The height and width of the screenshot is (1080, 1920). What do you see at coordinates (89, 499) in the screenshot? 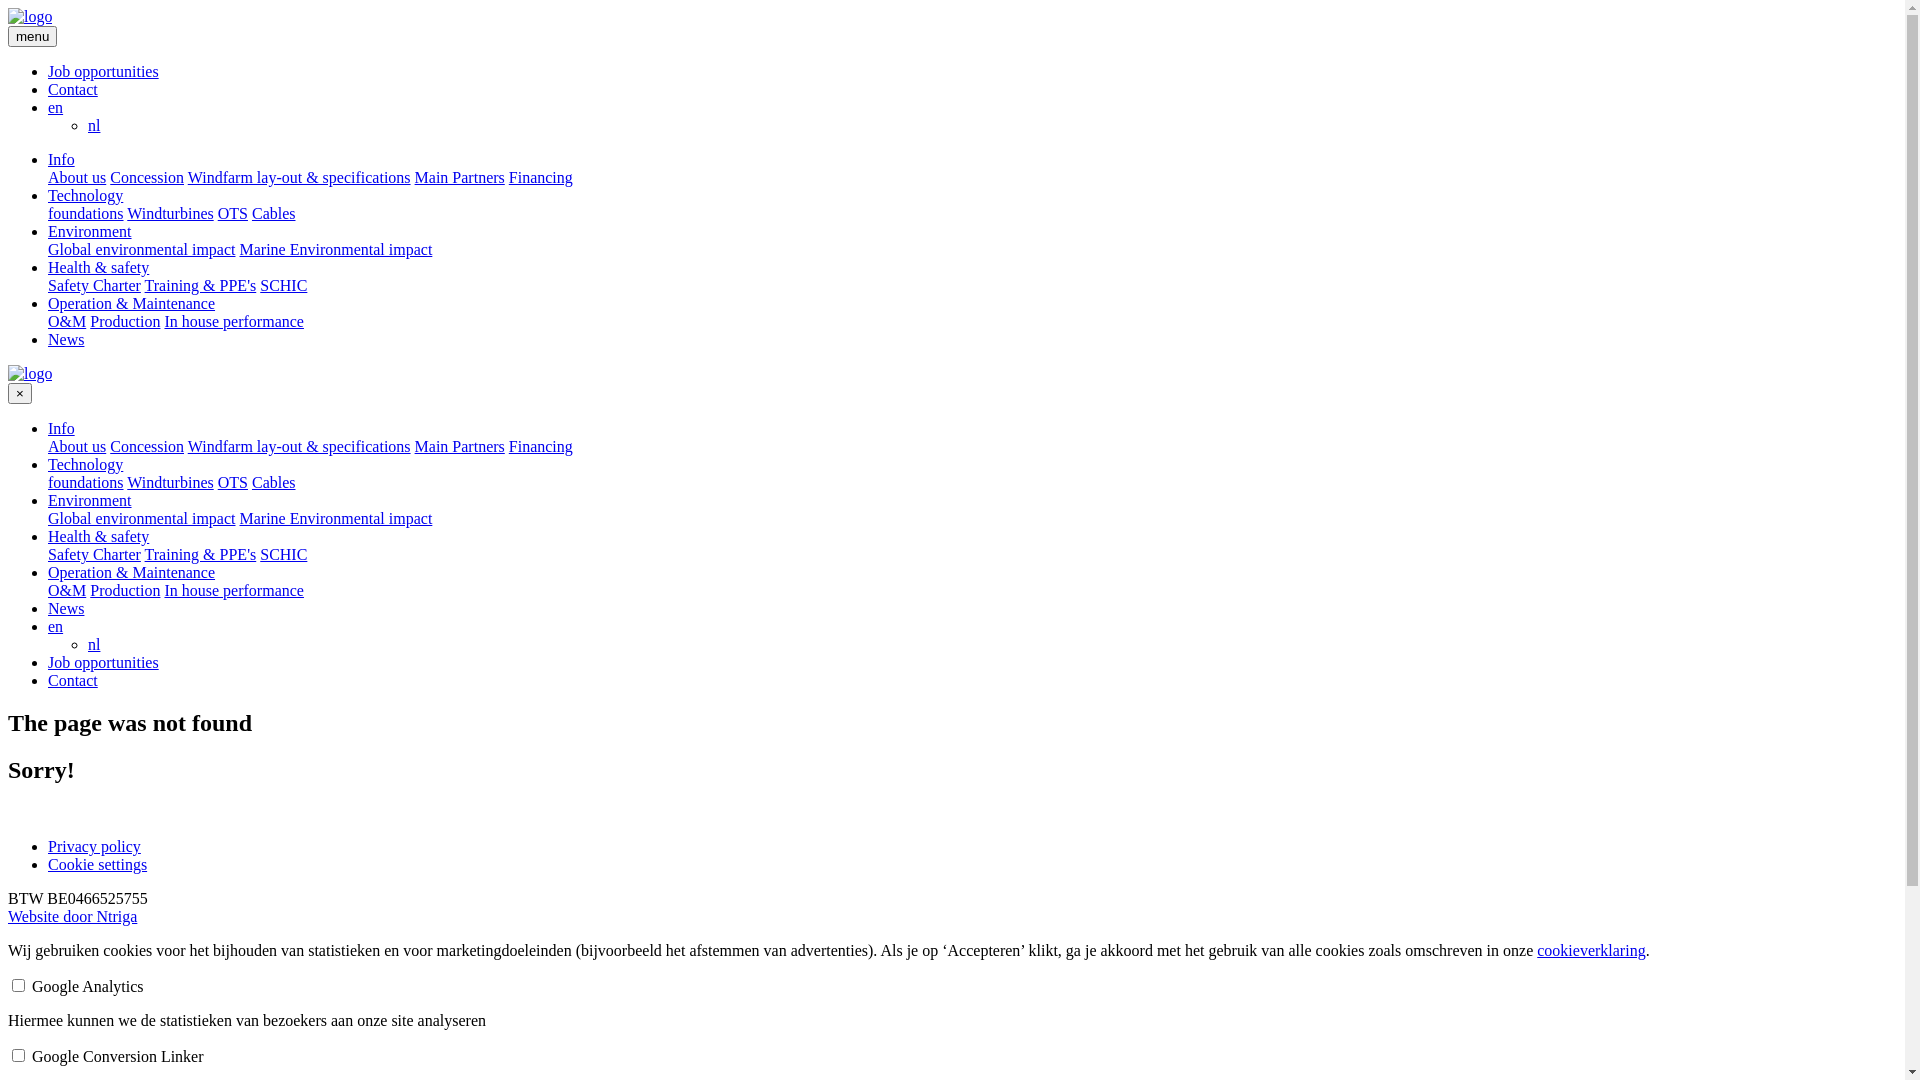
I see `'Environment'` at bounding box center [89, 499].